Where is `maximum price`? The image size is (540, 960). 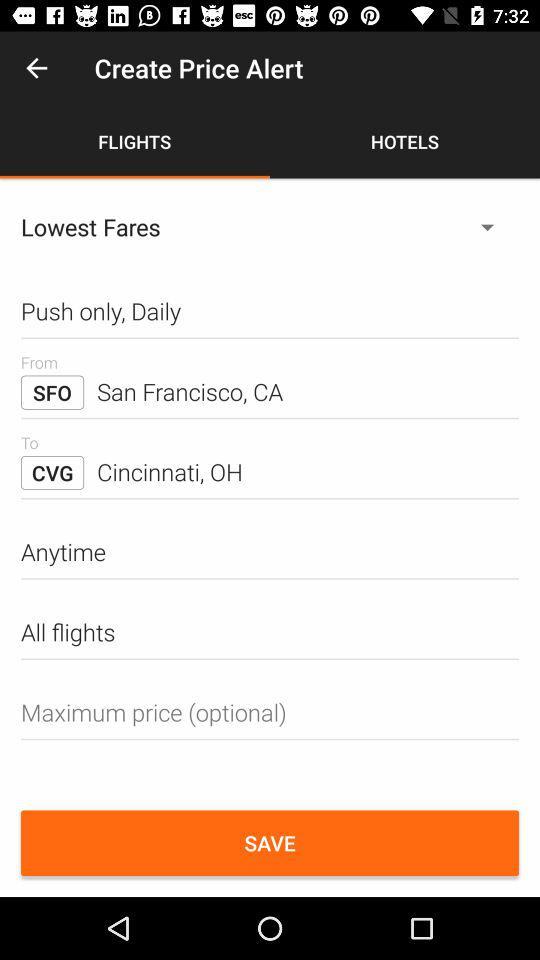
maximum price is located at coordinates (270, 712).